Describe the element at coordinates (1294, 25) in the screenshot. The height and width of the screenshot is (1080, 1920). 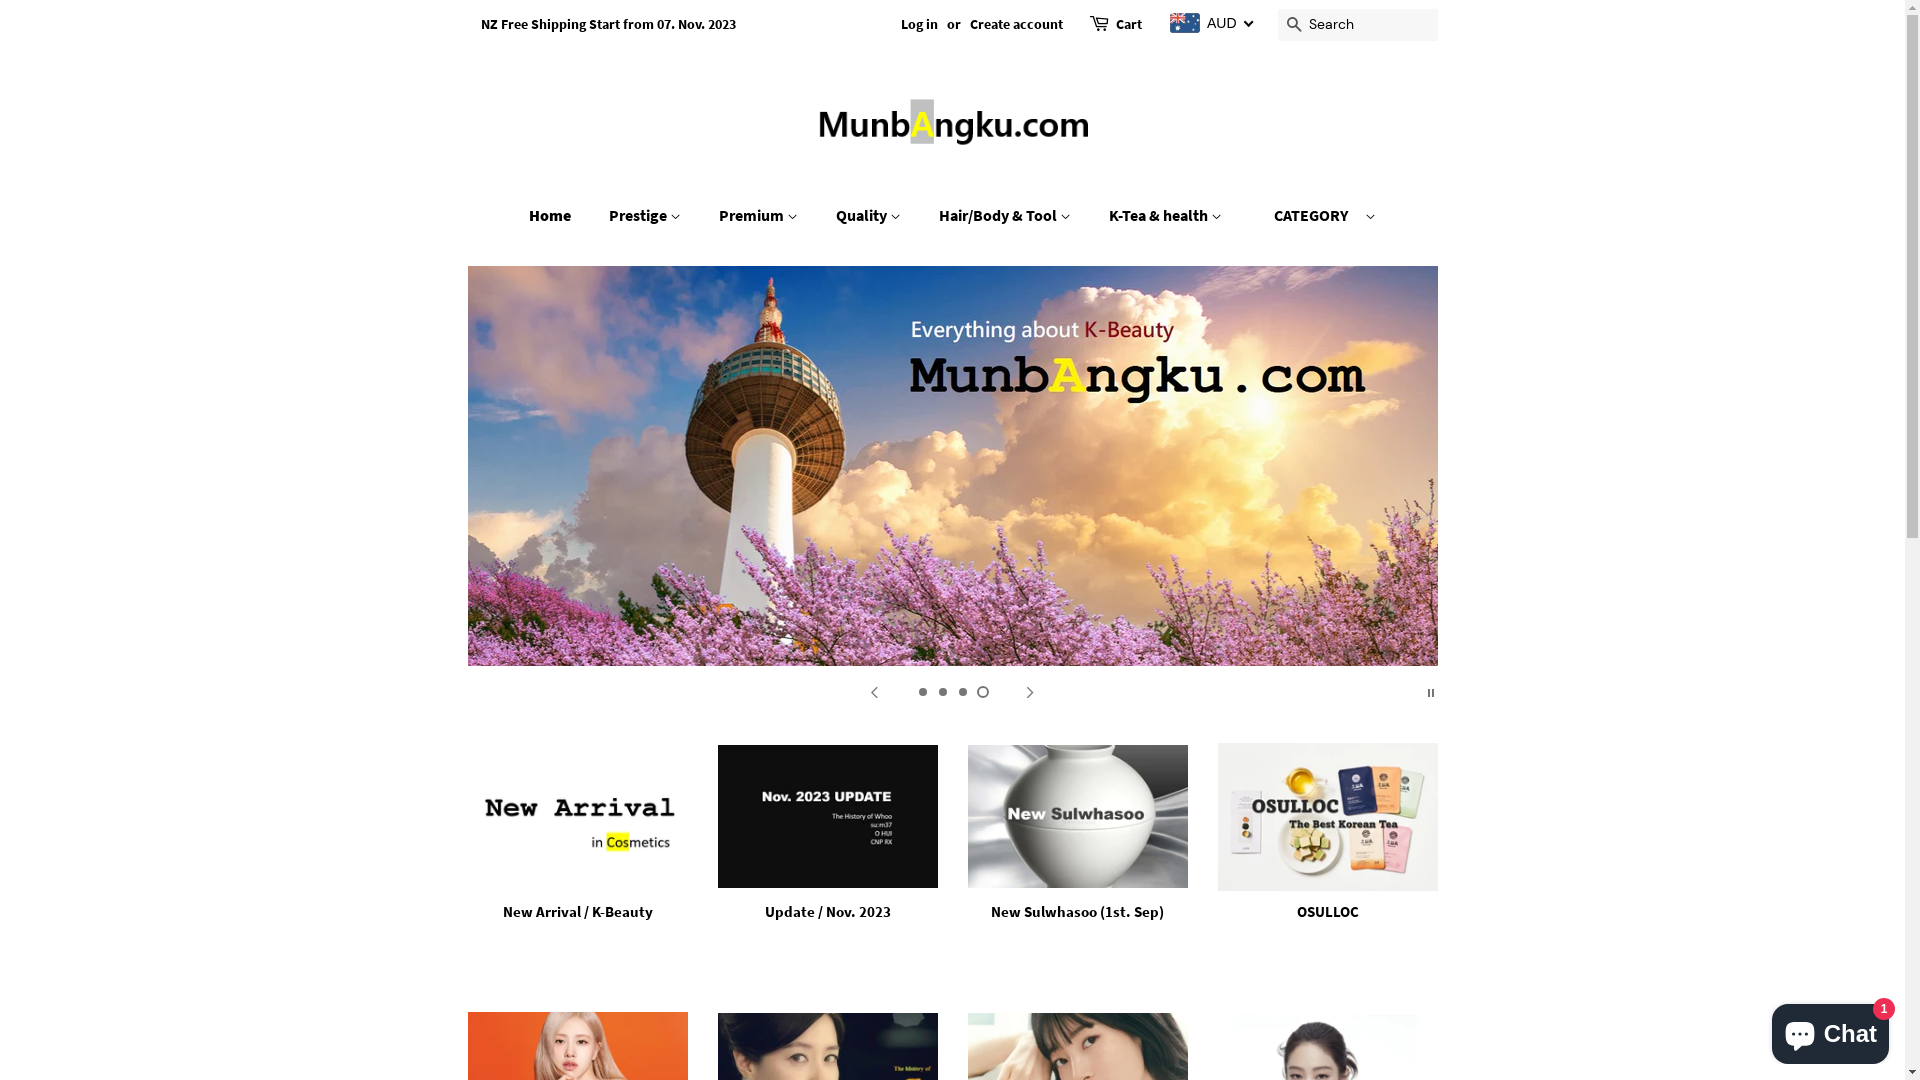
I see `'Search'` at that location.